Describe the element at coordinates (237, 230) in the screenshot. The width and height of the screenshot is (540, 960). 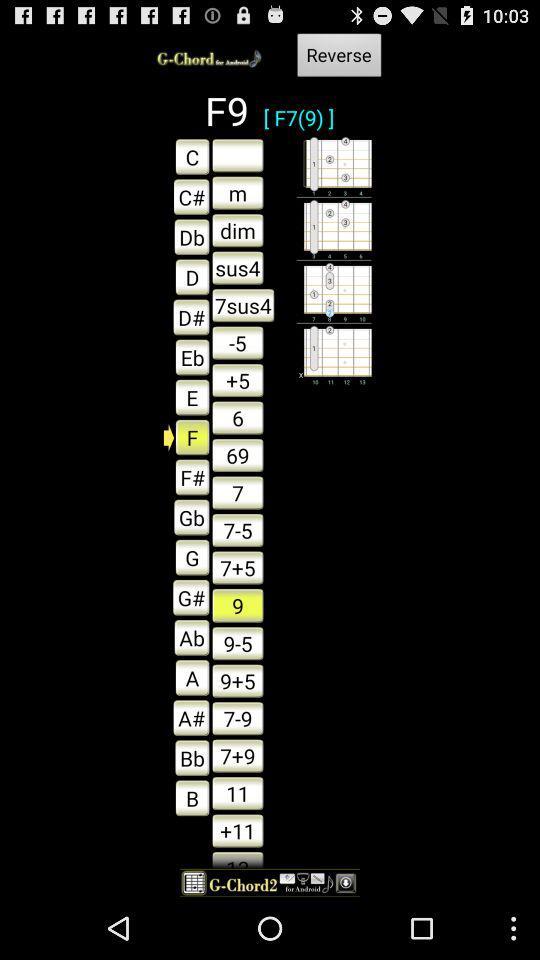
I see `dim` at that location.